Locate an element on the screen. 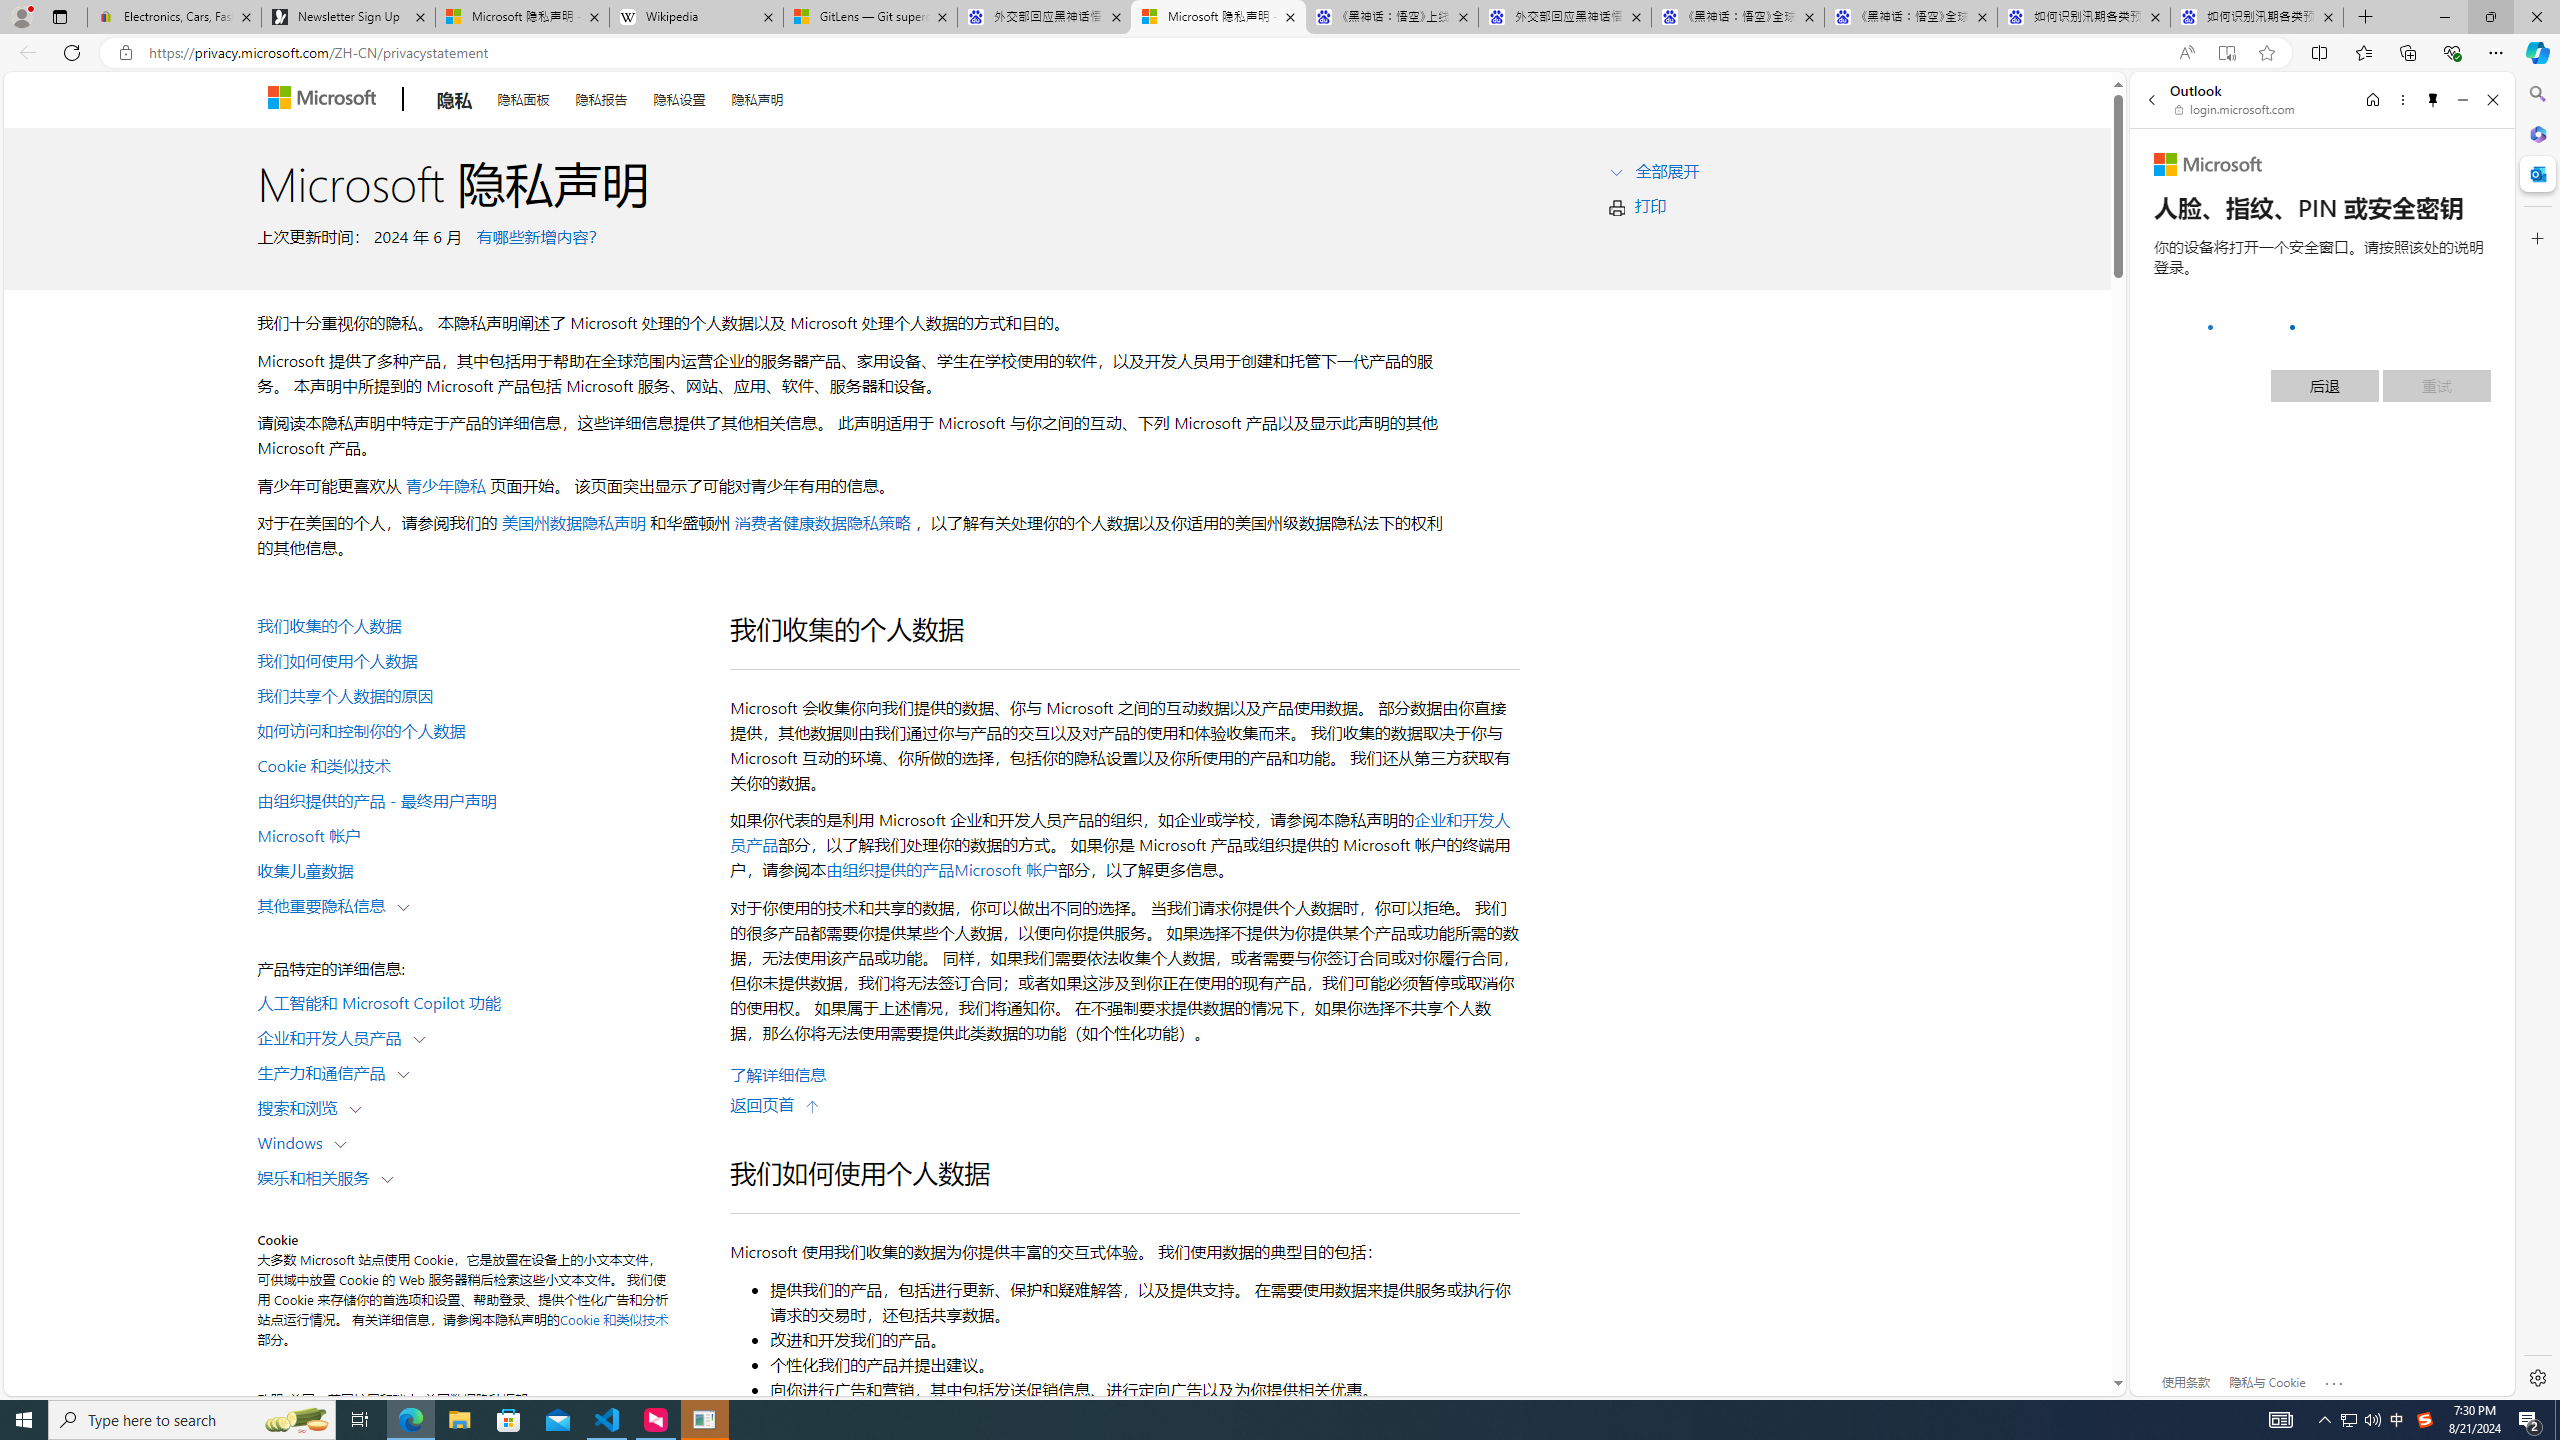  'Wikipedia' is located at coordinates (696, 16).